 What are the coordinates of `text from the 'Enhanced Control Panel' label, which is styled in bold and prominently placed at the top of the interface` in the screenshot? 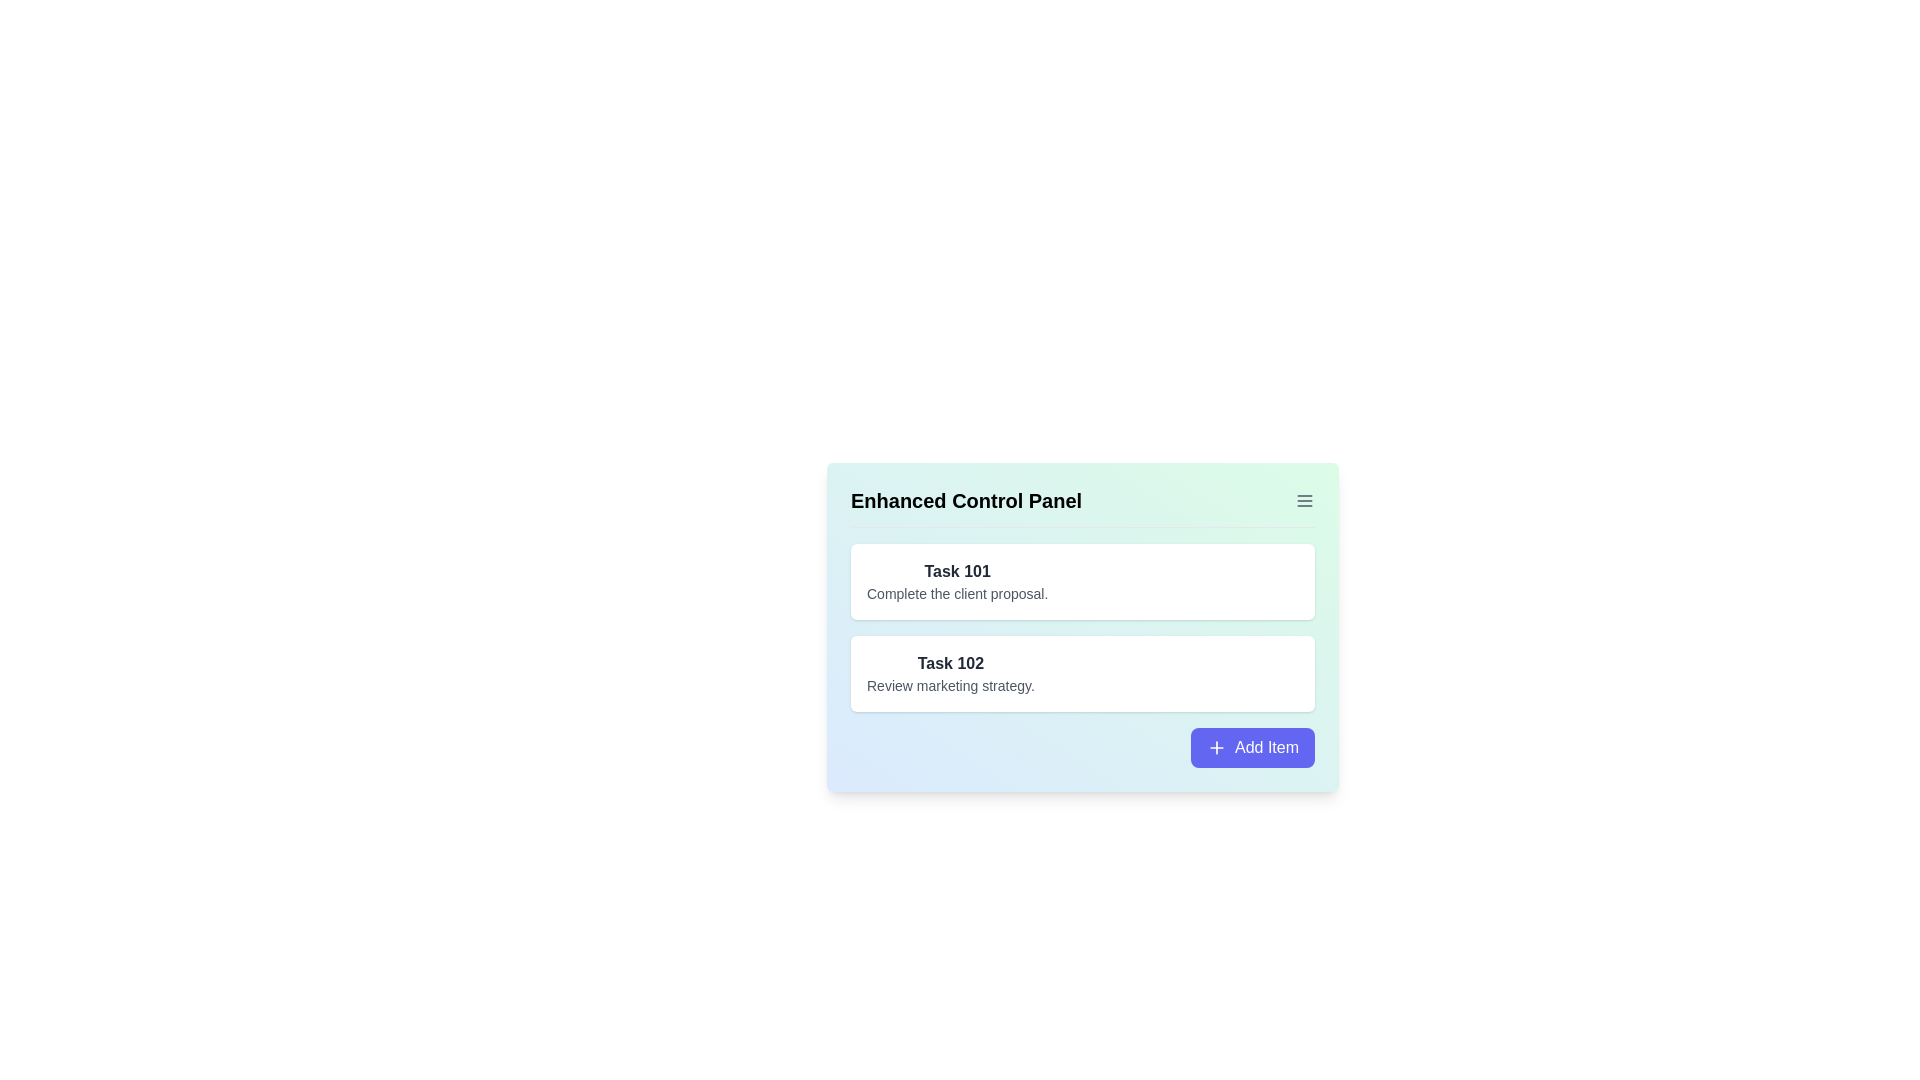 It's located at (966, 500).